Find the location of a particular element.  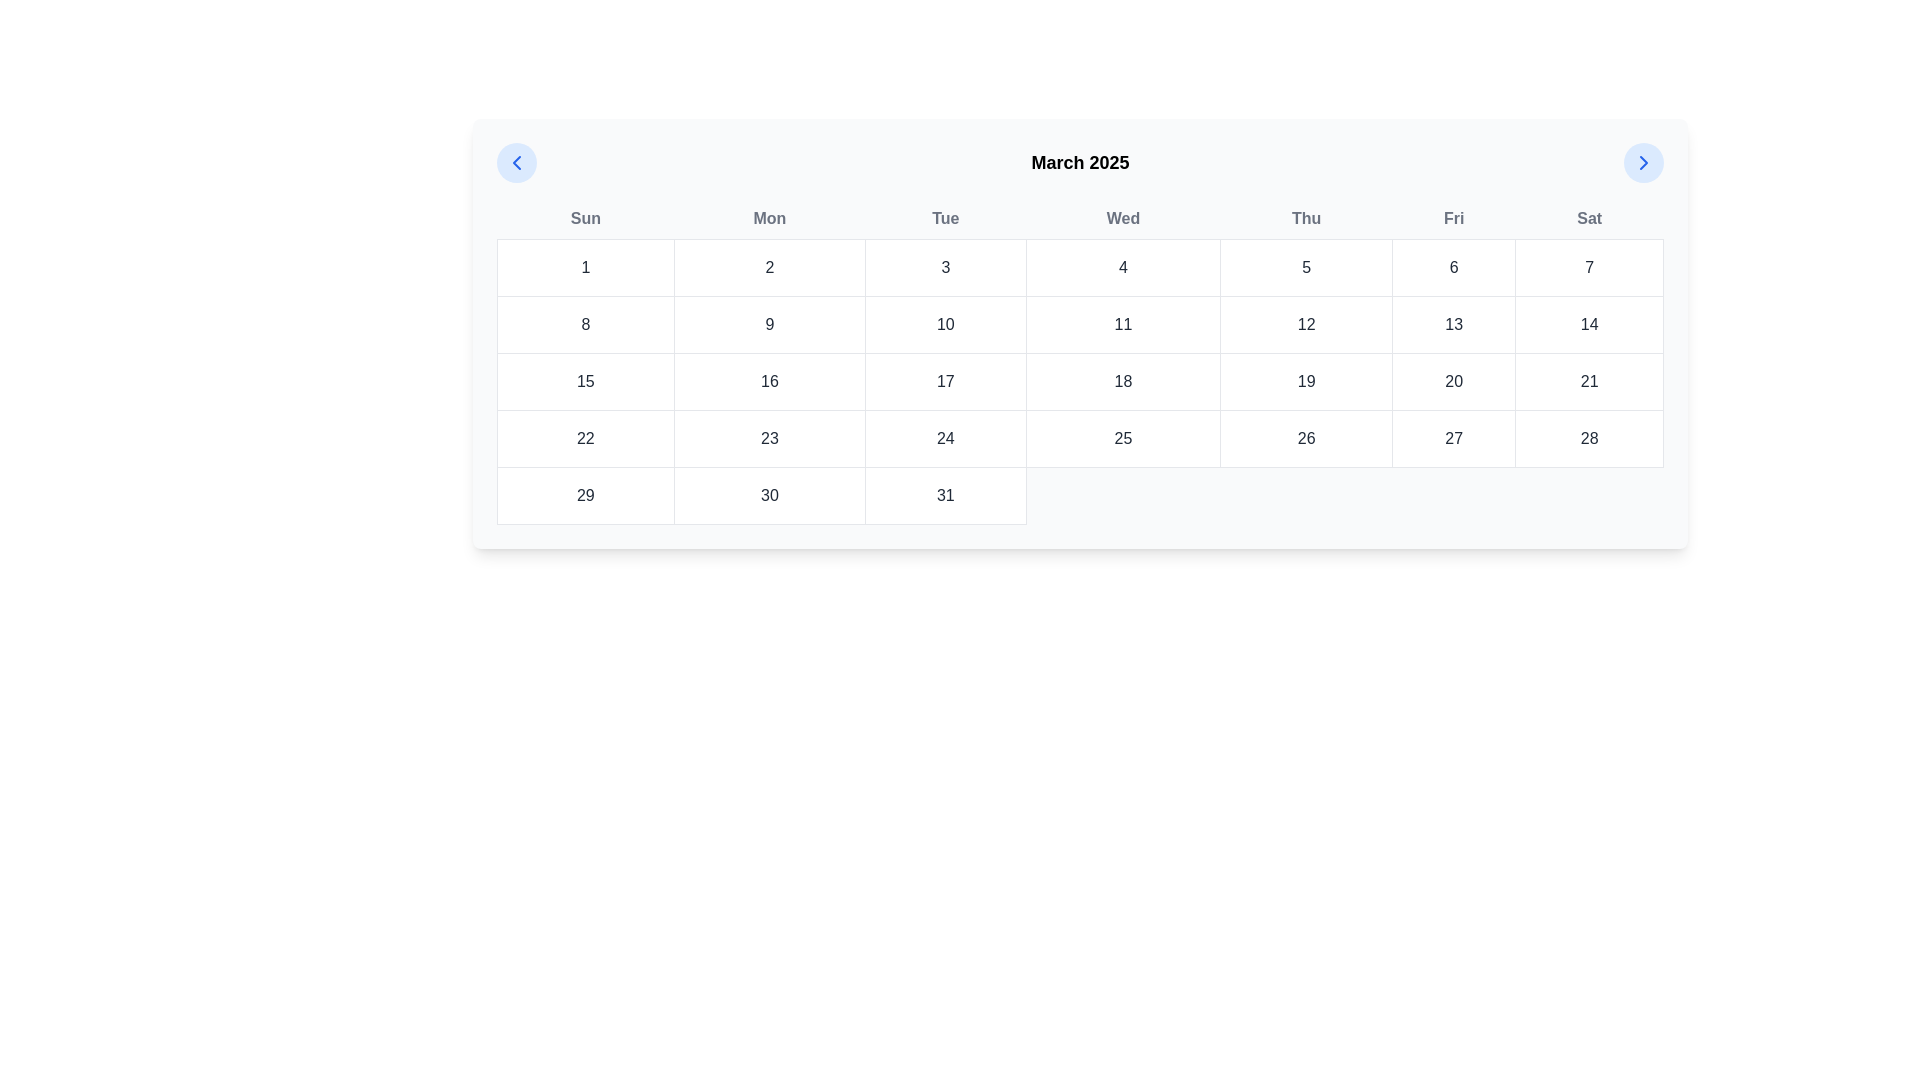

the clickable calendar cell representing the 15th of the month is located at coordinates (584, 381).